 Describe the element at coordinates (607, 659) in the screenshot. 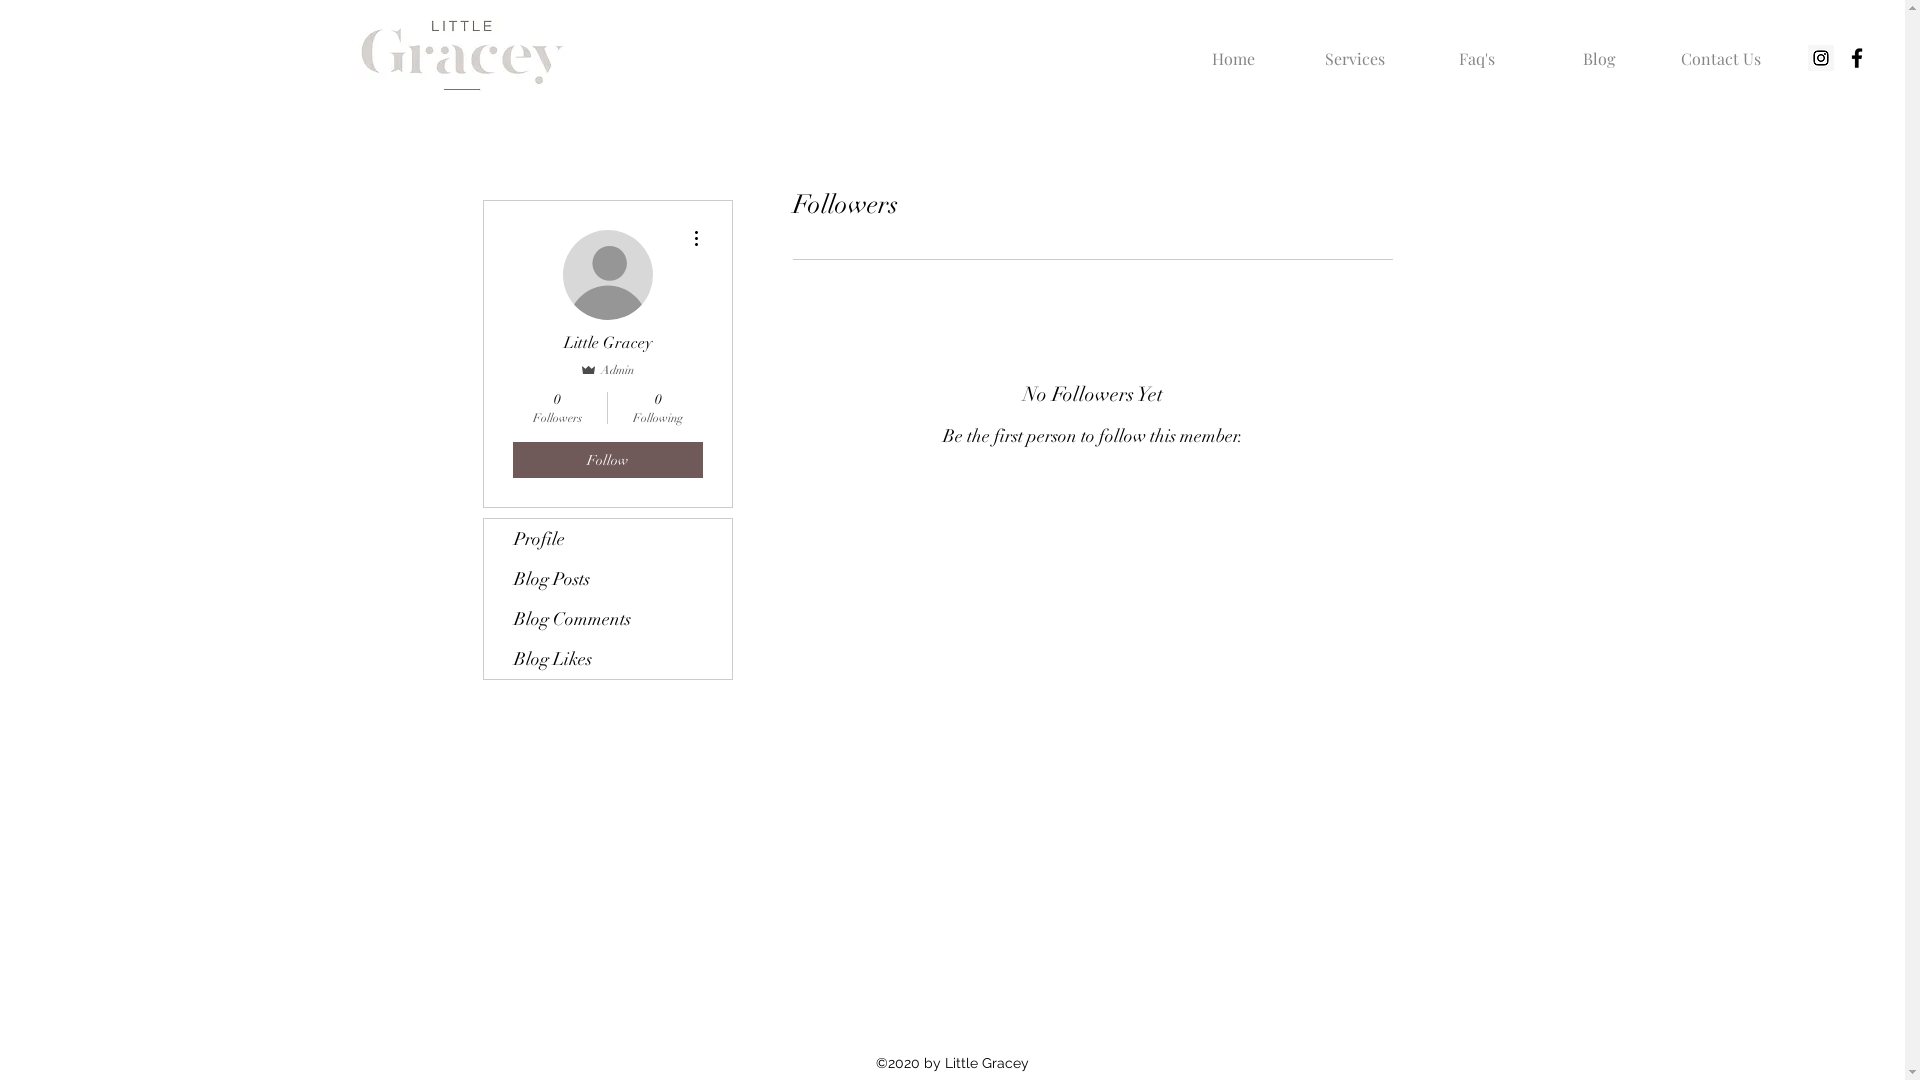

I see `'Blog Likes'` at that location.